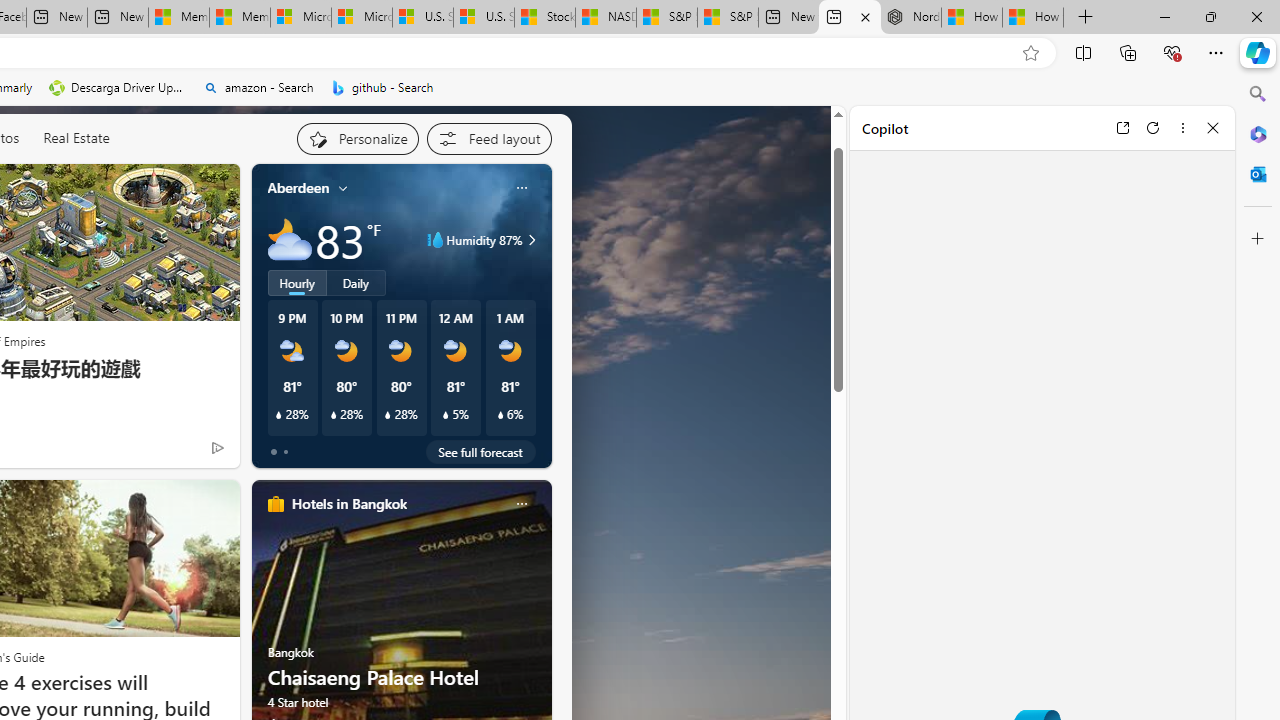  Describe the element at coordinates (343, 187) in the screenshot. I see `'My location'` at that location.